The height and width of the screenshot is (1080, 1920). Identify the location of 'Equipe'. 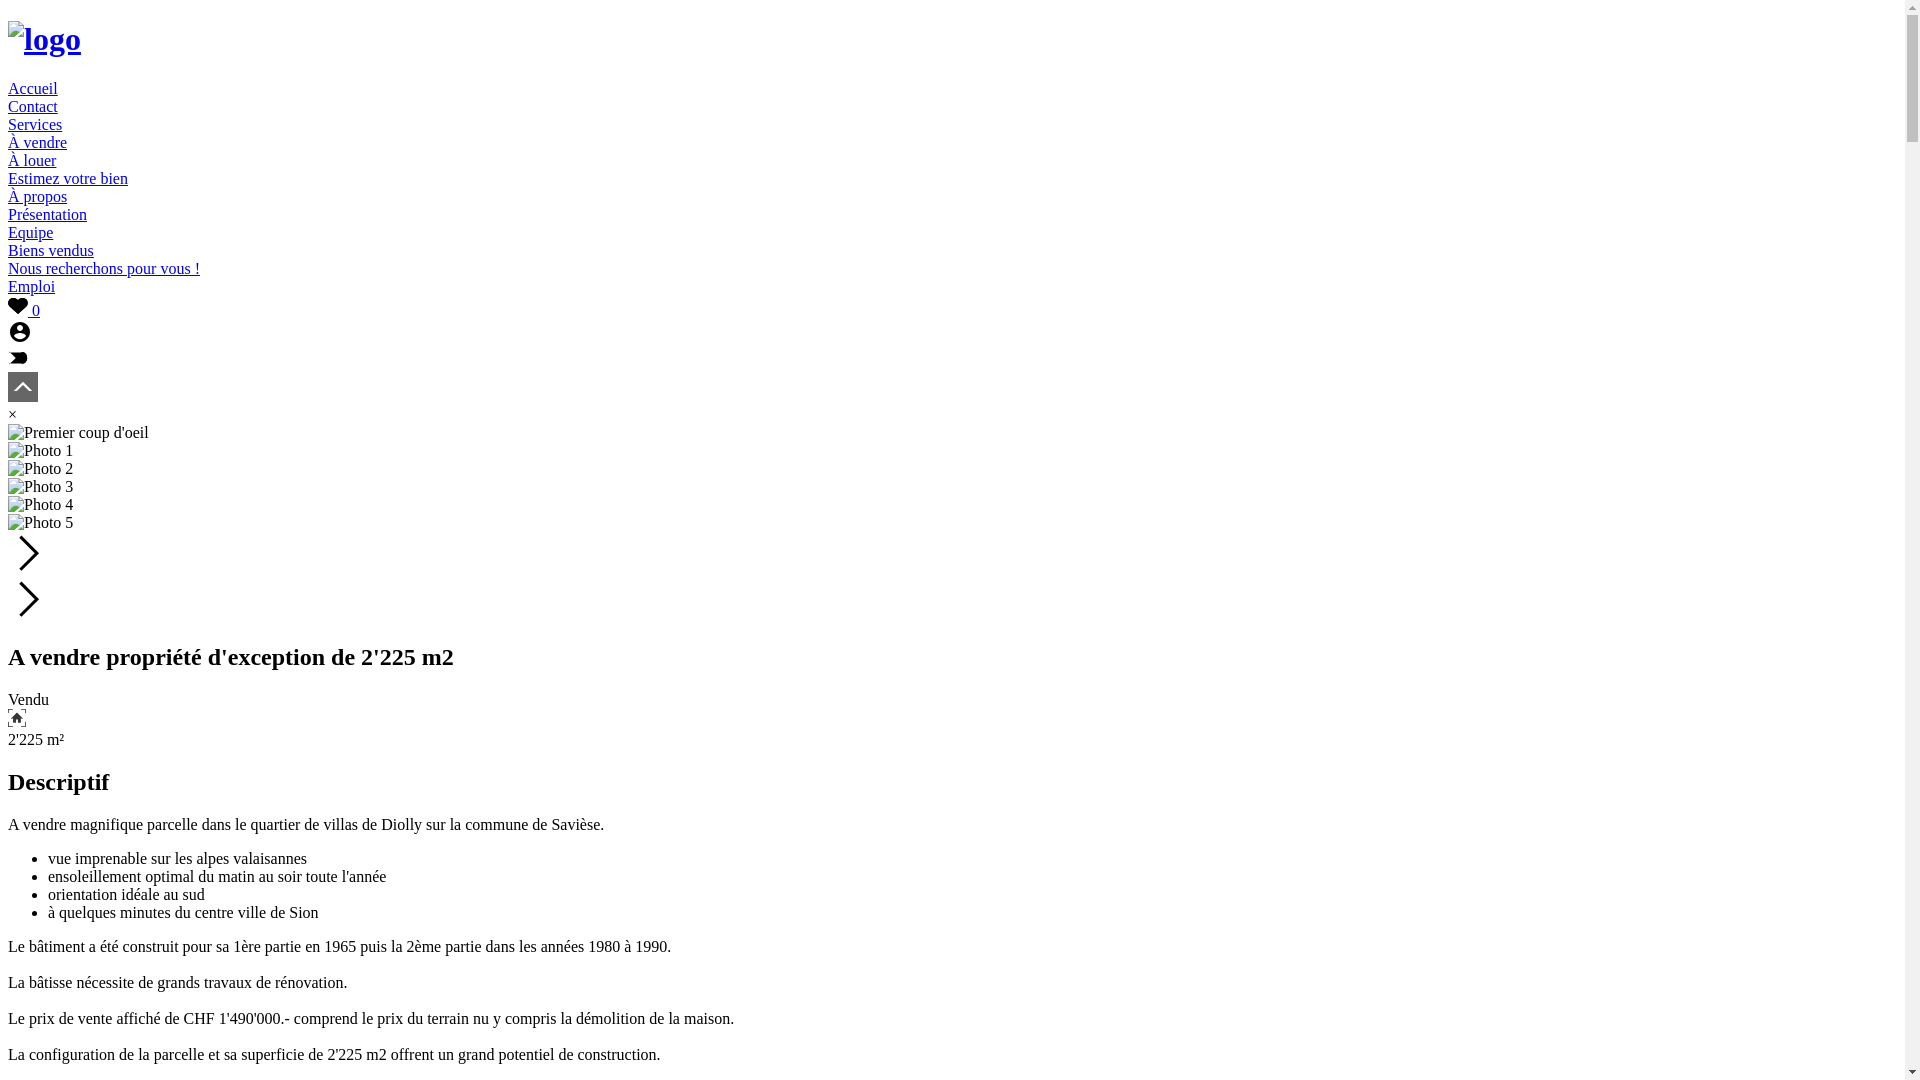
(30, 231).